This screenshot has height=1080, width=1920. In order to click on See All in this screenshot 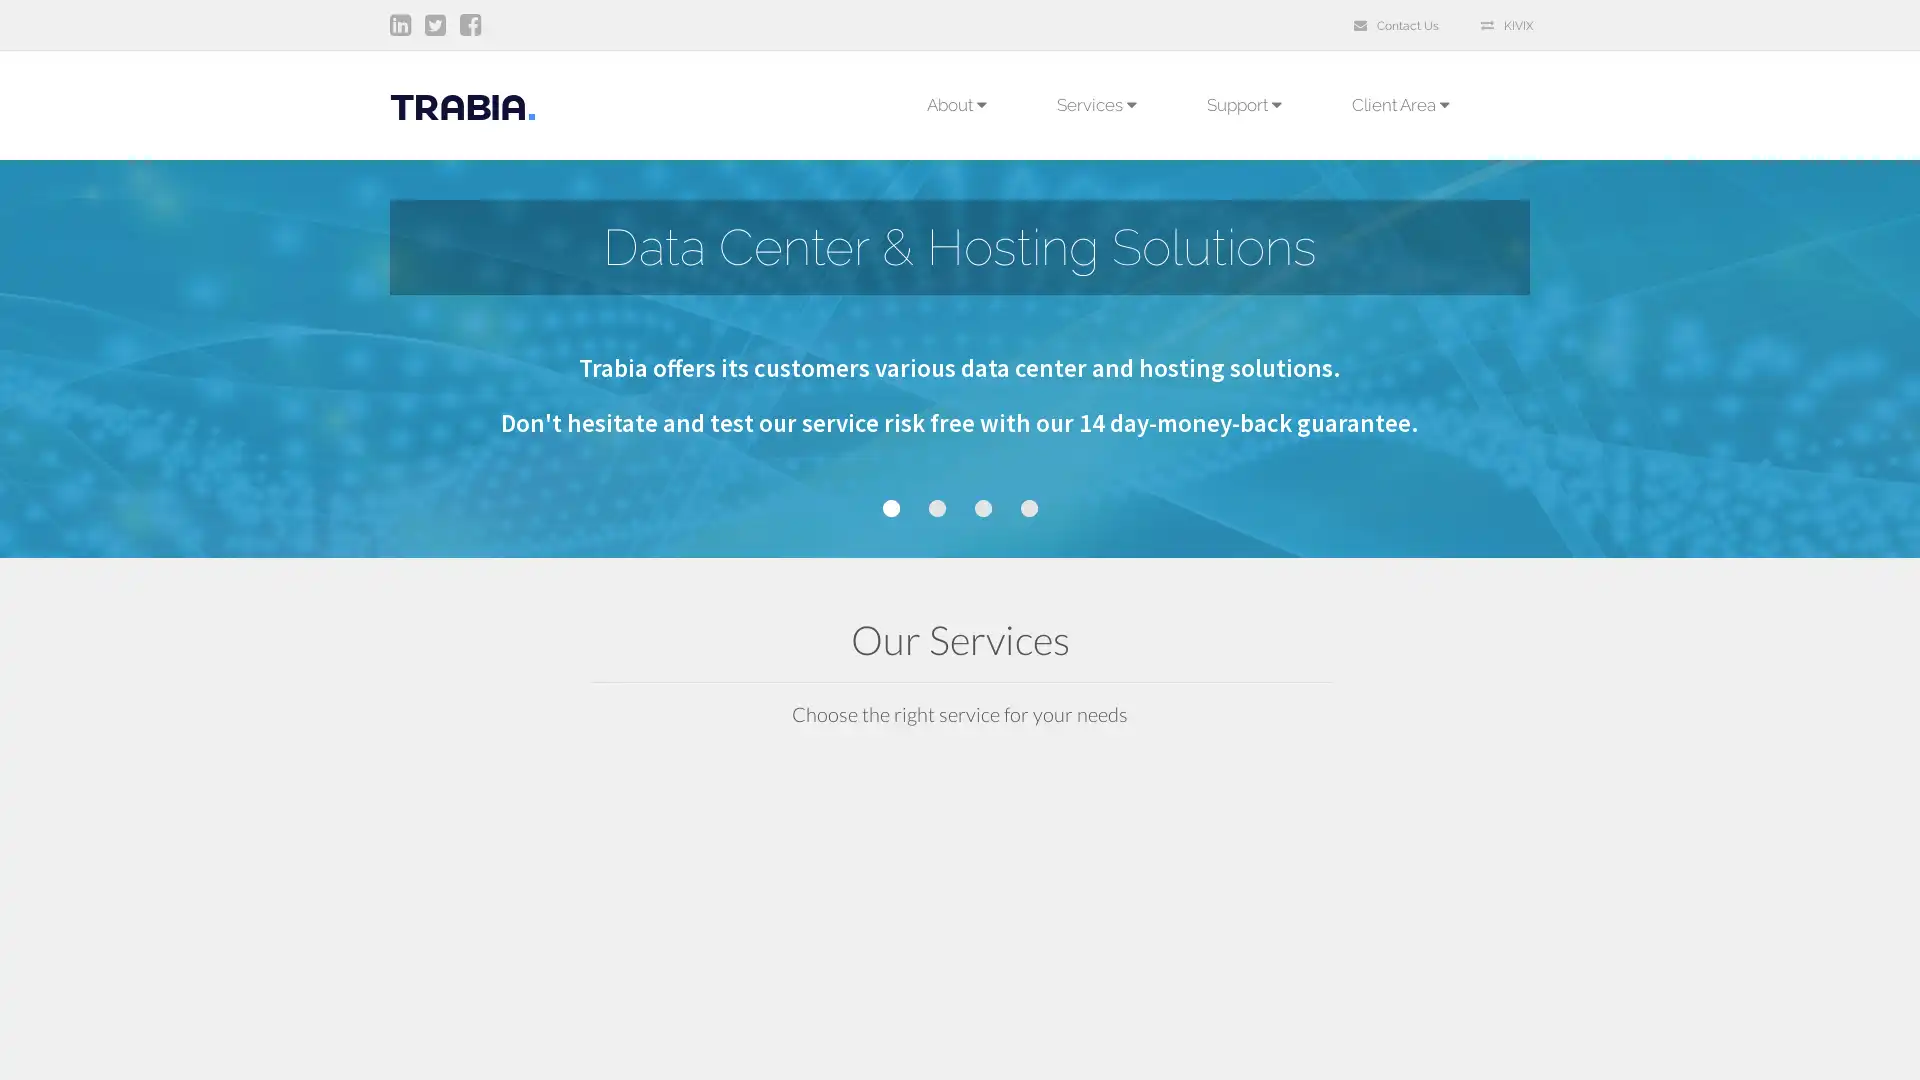, I will do `click(1104, 1044)`.